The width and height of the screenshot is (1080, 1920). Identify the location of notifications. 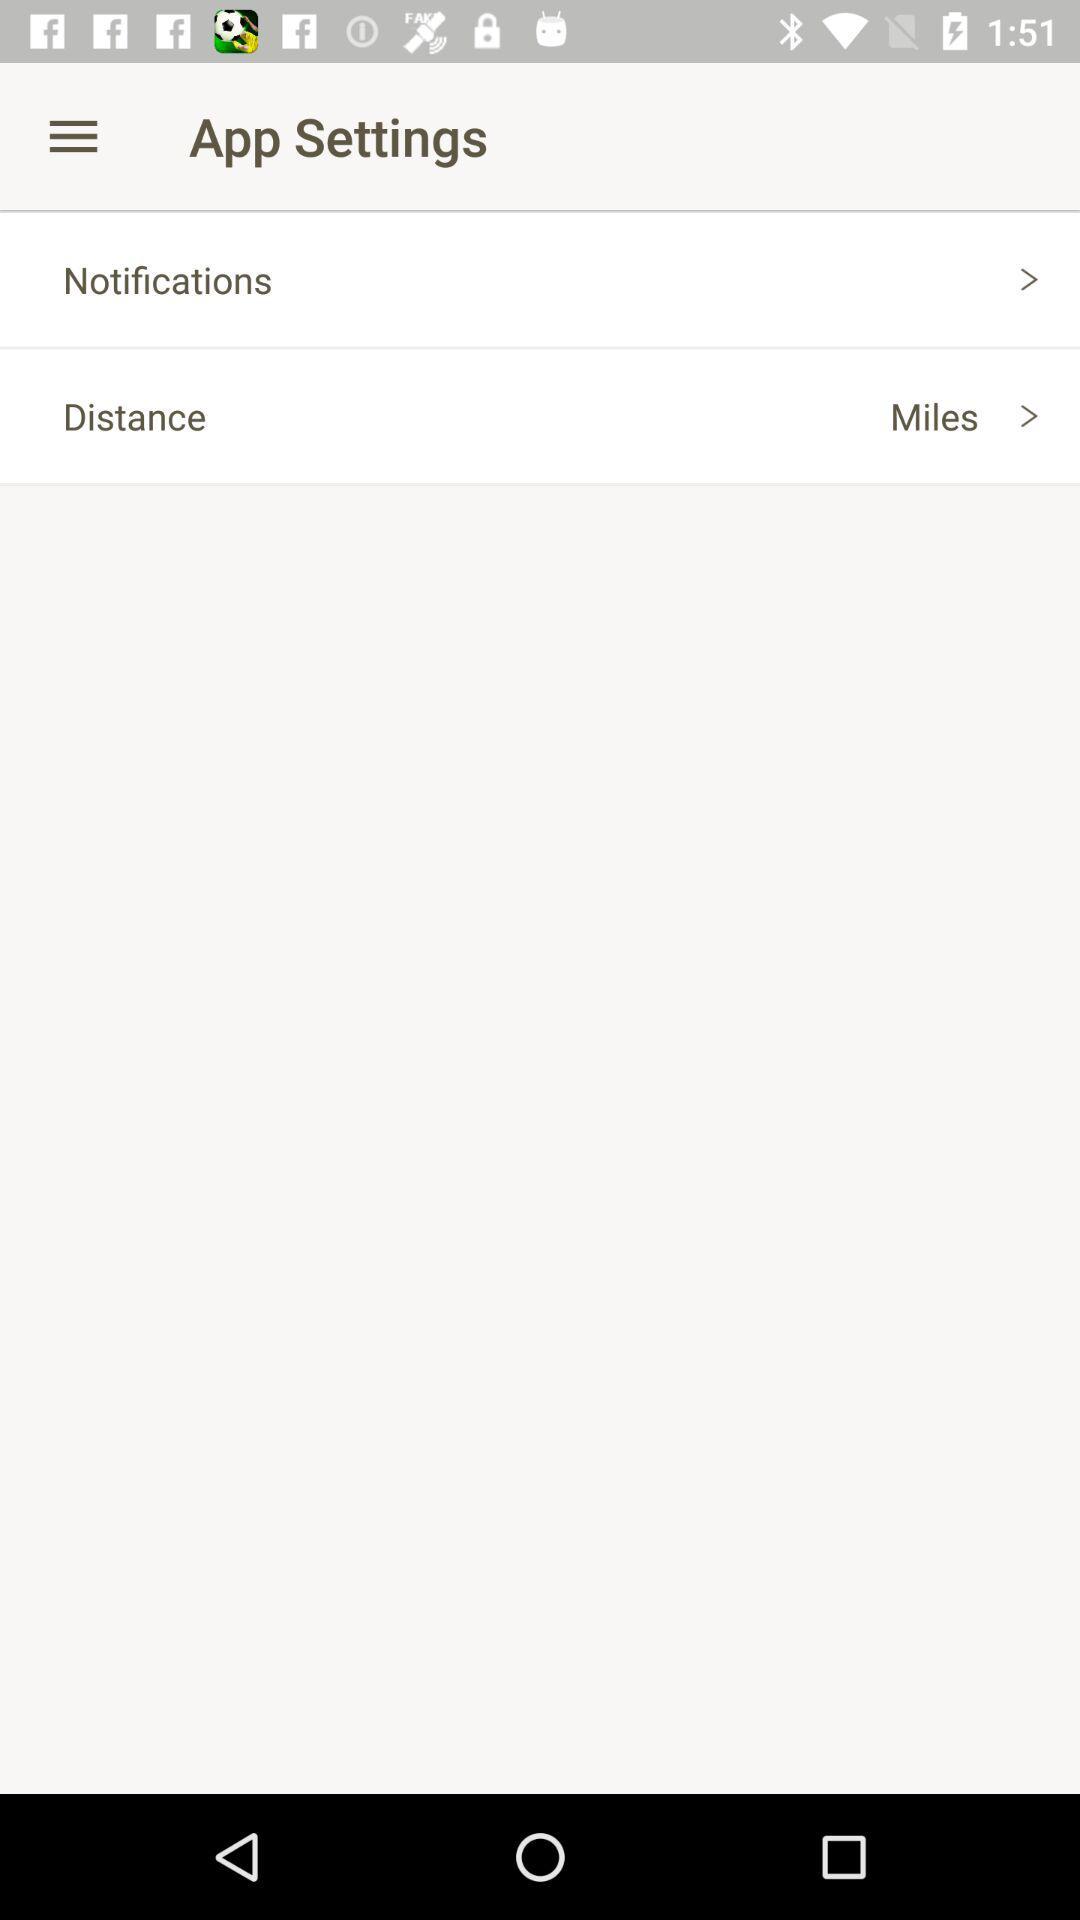
(540, 278).